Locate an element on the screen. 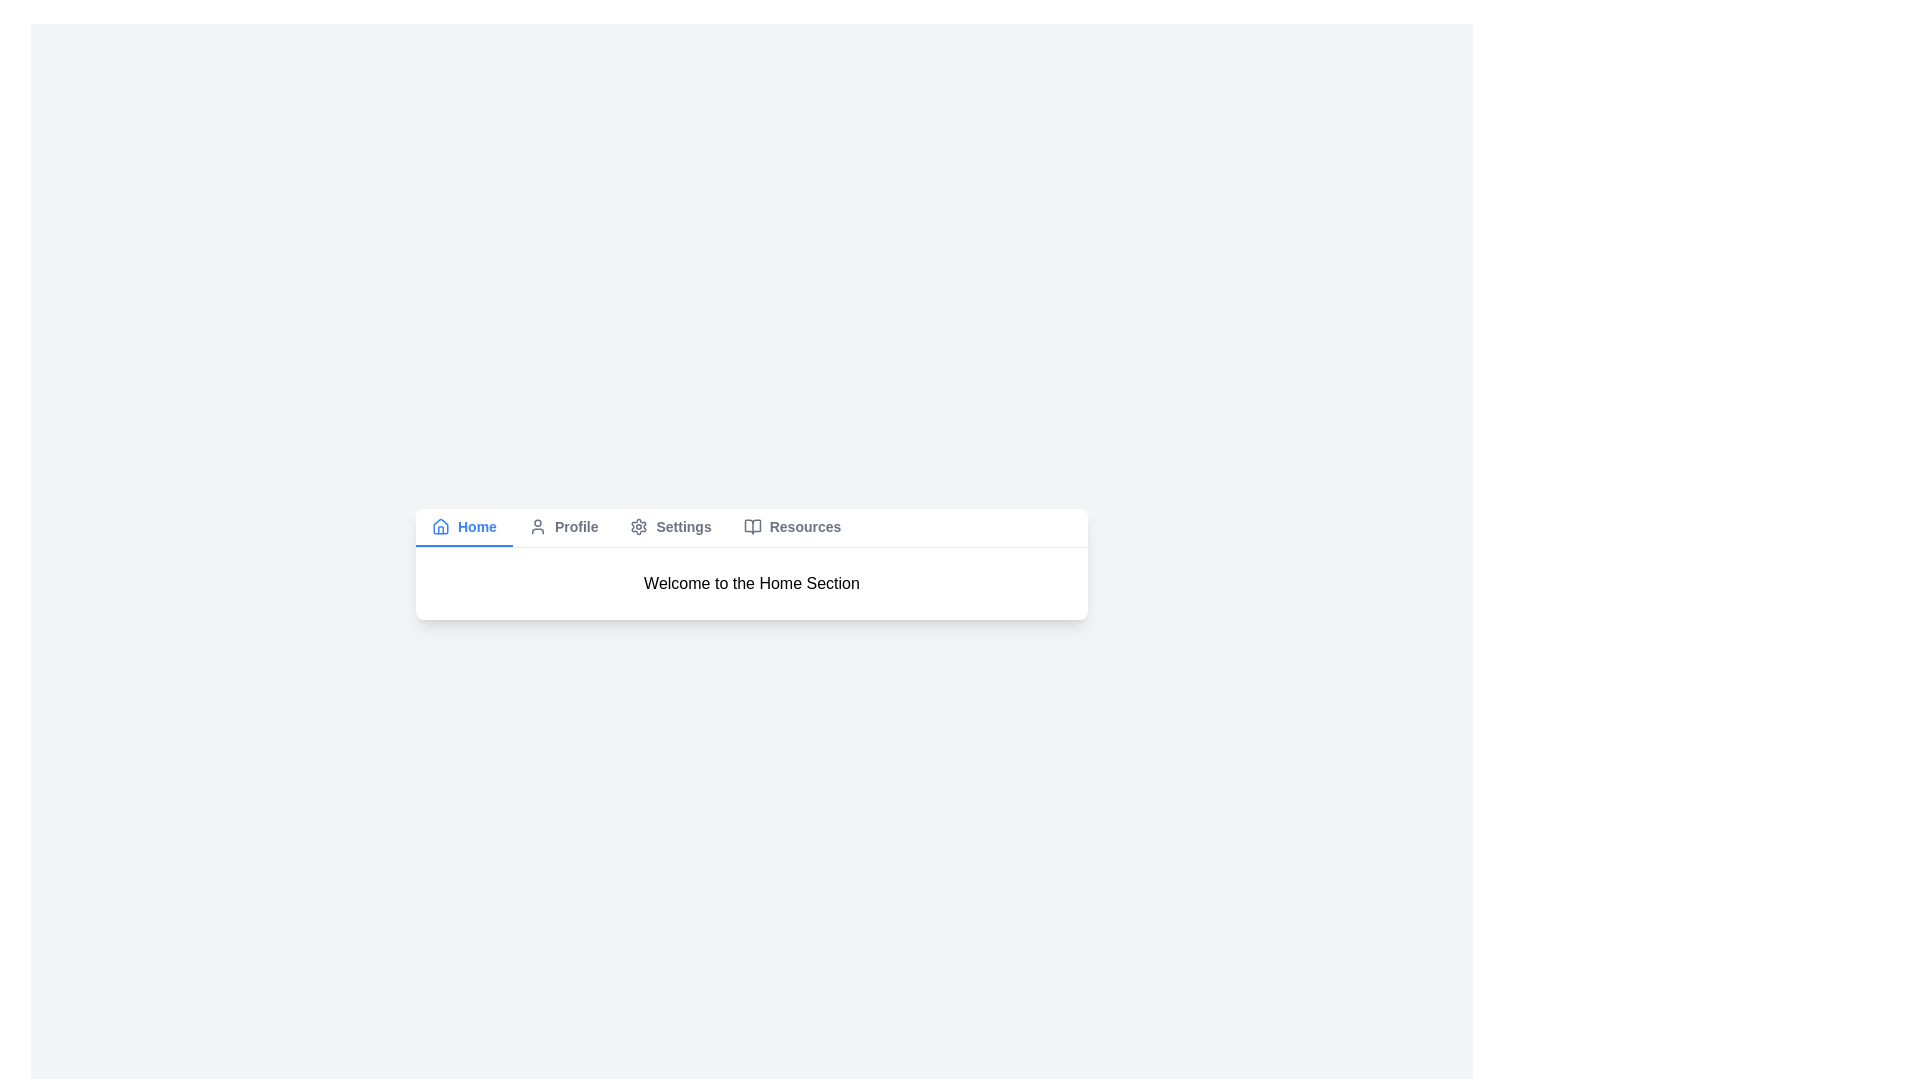 This screenshot has width=1920, height=1080. the 'Settings' navigation link located in the horizontal navigation bar below the title 'Home', positioned between 'Profile' and 'Resources' is located at coordinates (684, 525).